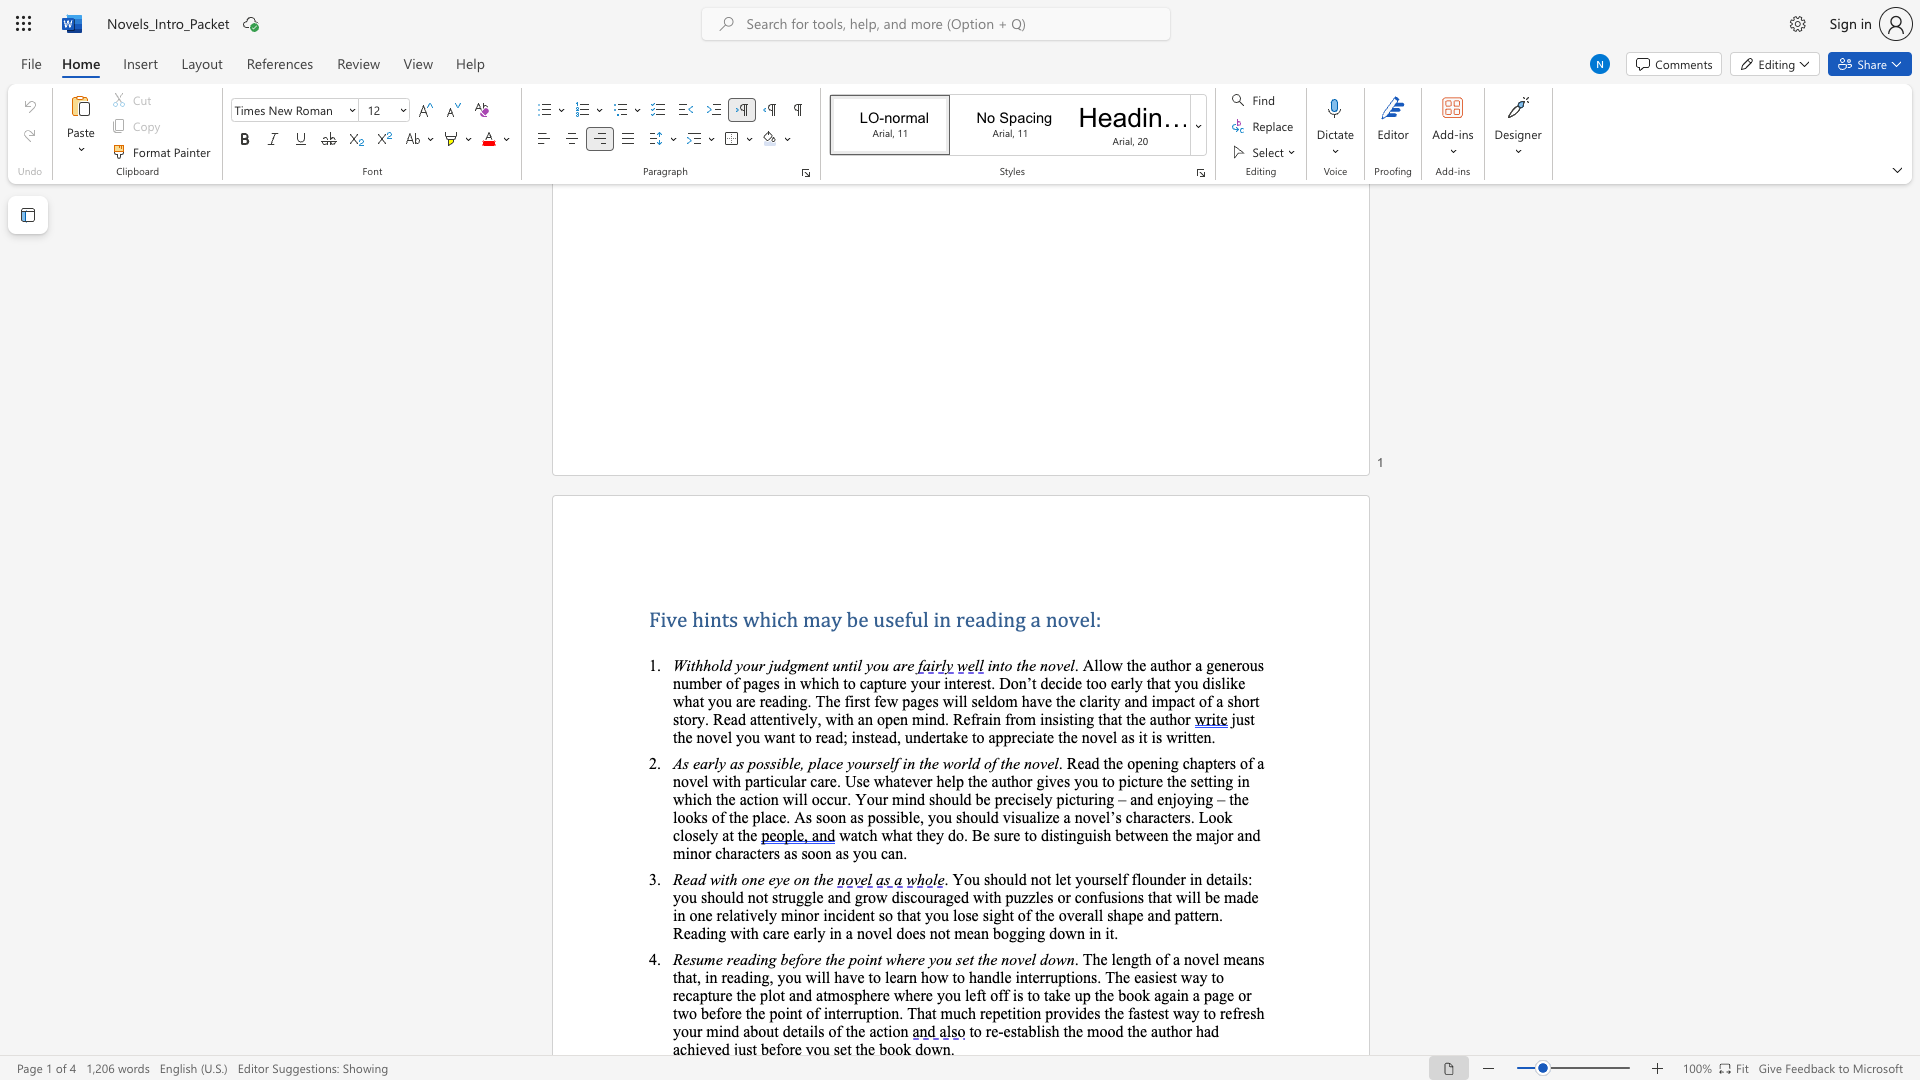 This screenshot has height=1080, width=1920. I want to click on the subset text "s. Look close" within the text ". Read the opening chapters of a novel with particular care. Use whatever help the author gives you to picture the setting in which the action will occur. Your mind should be precisely picturing – and enjoying – the looks of the place. As soon as possible, you should visualize a novel’s characters. Look closely at the", so click(1184, 817).